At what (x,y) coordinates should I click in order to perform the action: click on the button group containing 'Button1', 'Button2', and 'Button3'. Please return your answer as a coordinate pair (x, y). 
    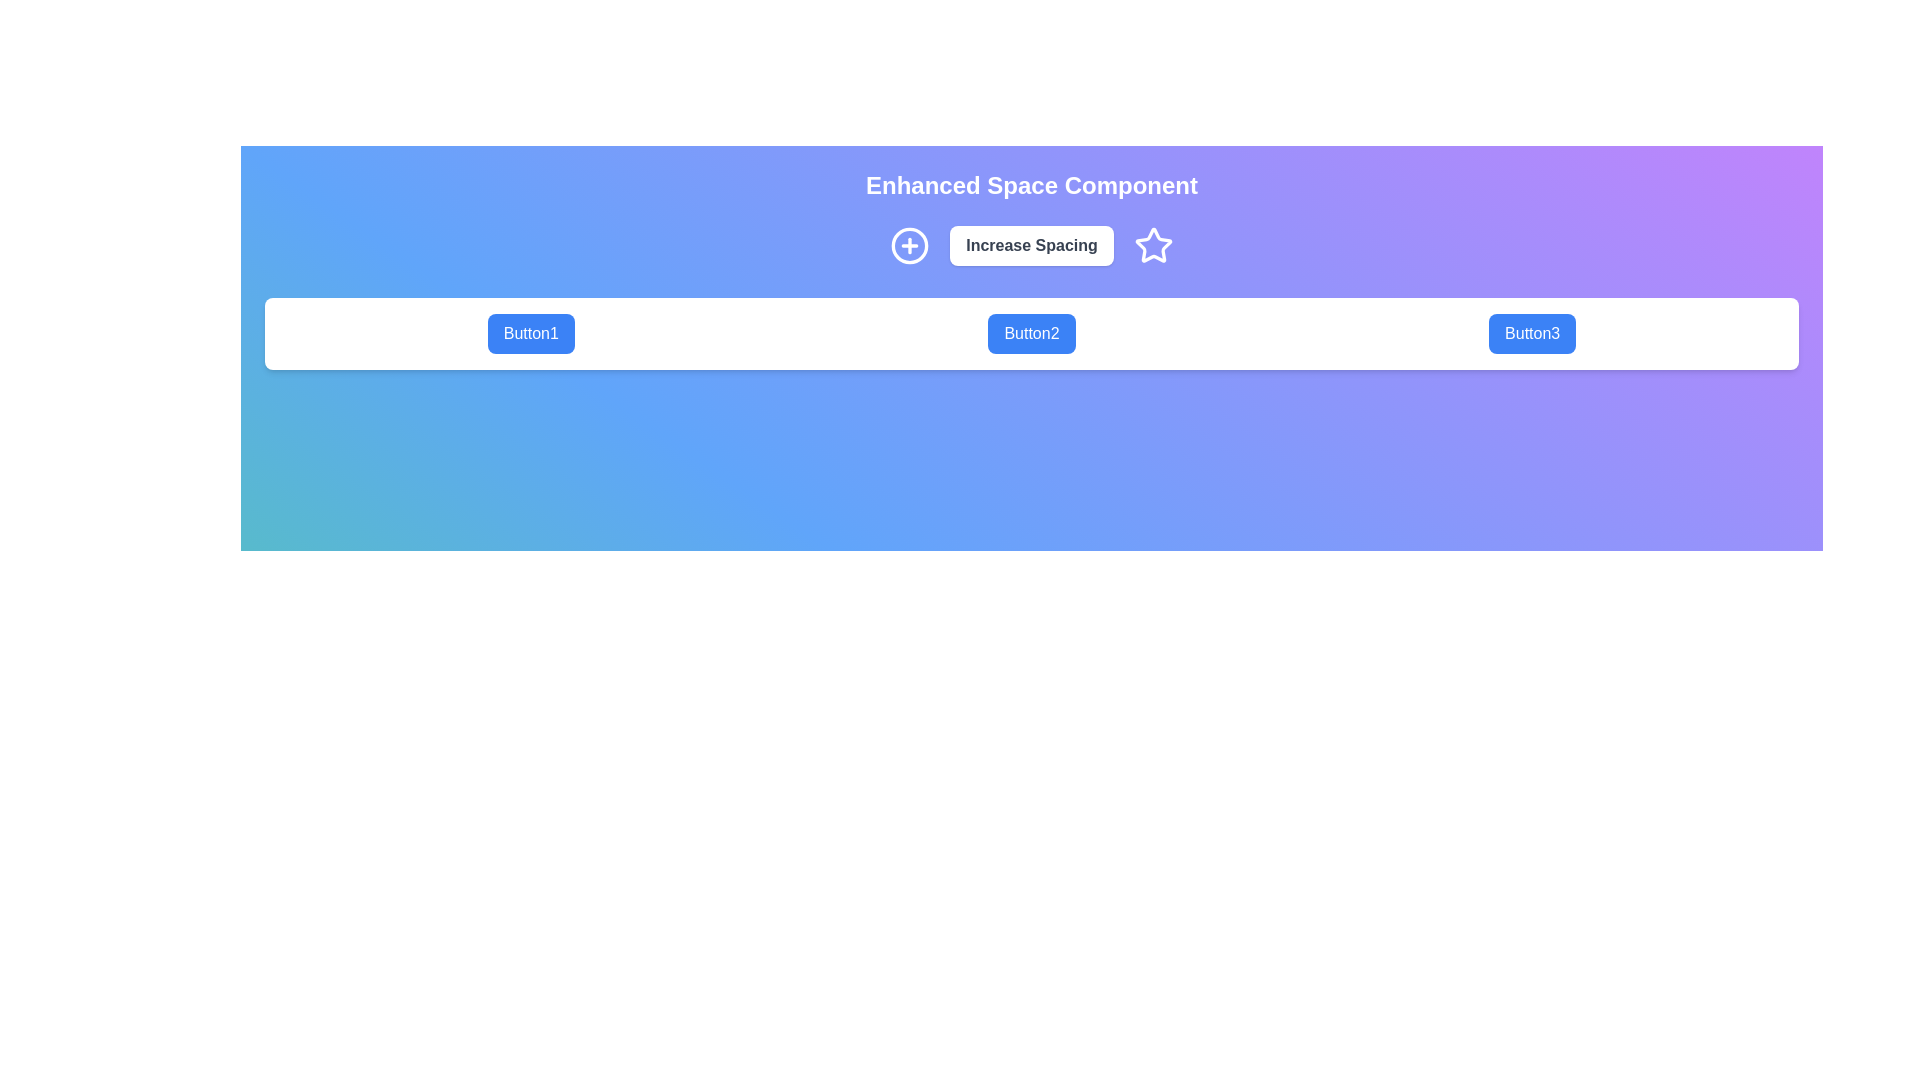
    Looking at the image, I should click on (1032, 333).